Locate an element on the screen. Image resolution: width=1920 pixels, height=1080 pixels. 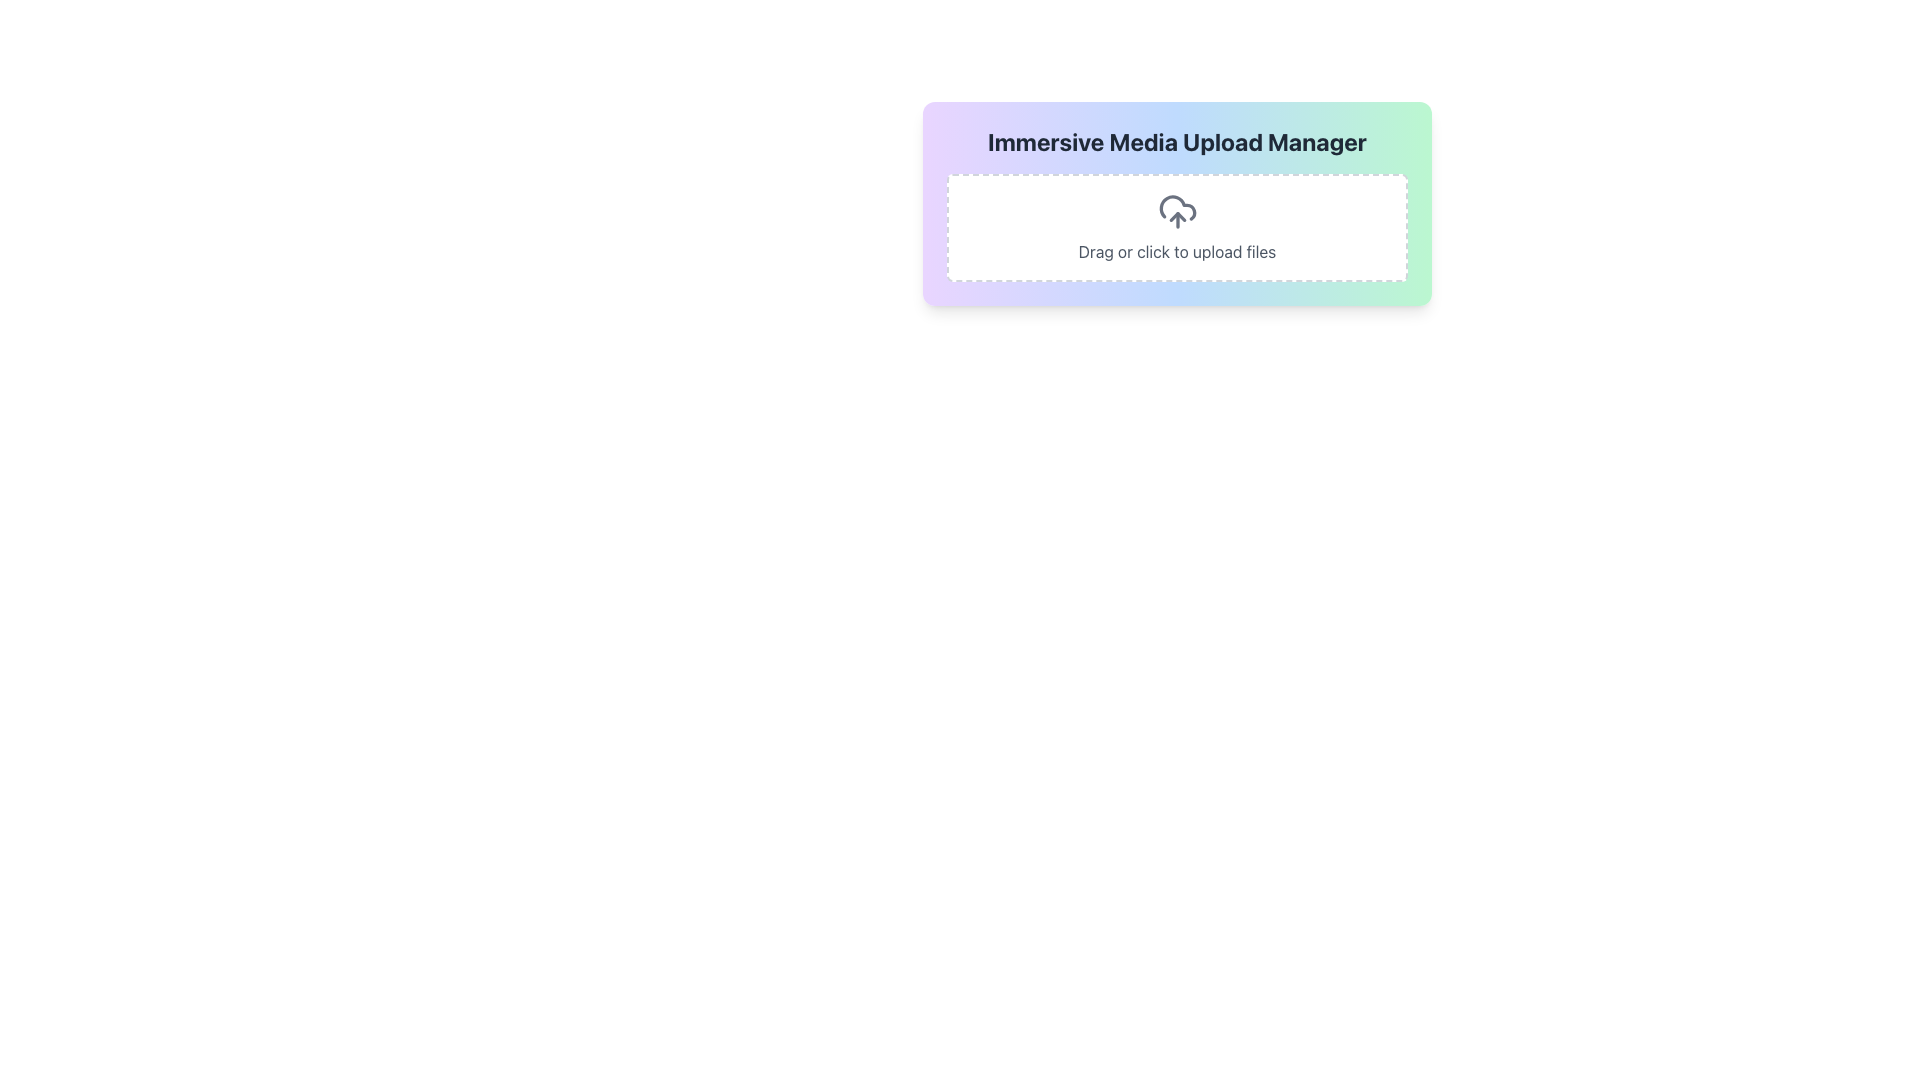
the text label that serves as the header for managing uploads of immersive media, positioned above the upload area is located at coordinates (1177, 141).